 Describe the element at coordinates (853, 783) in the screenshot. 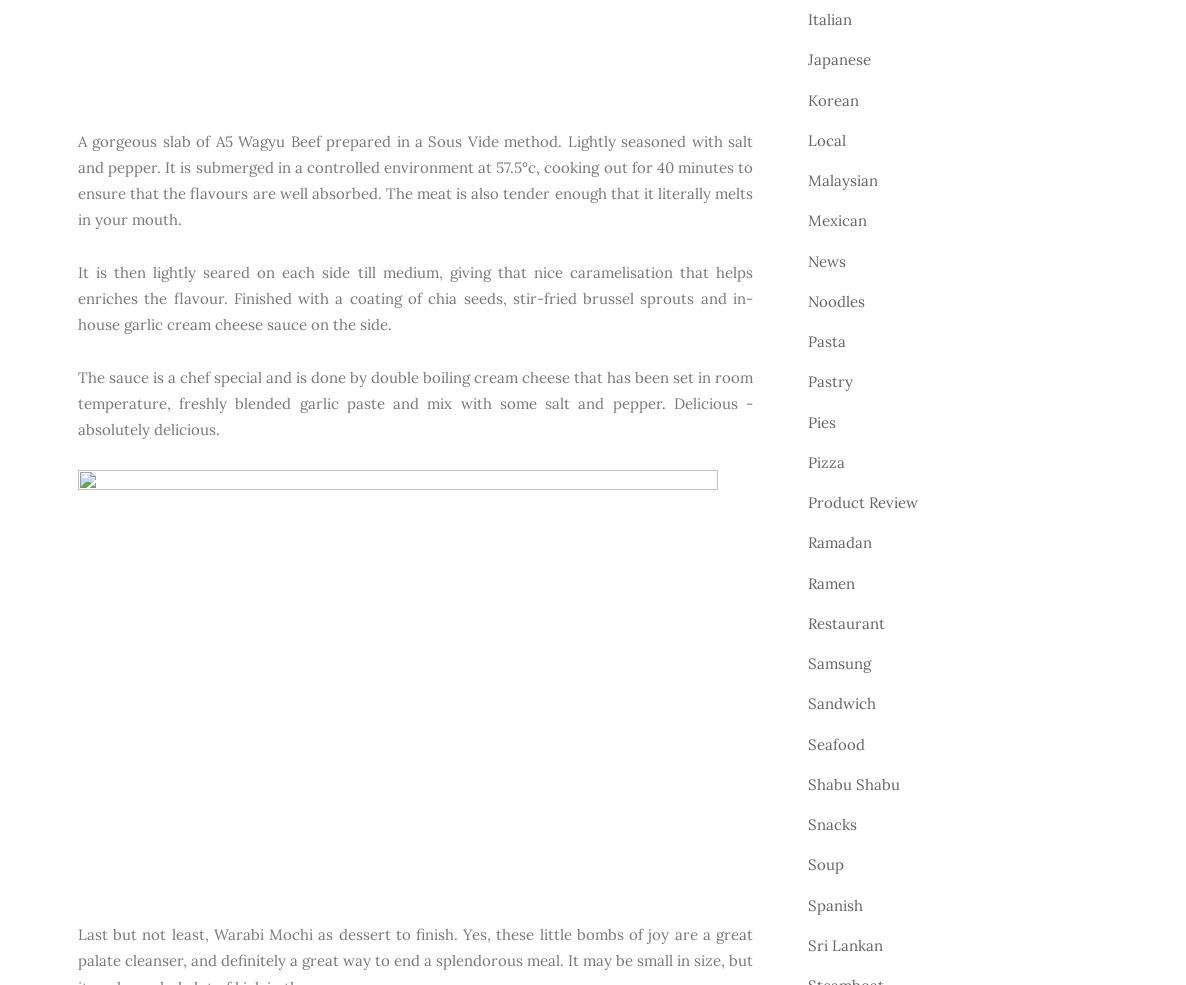

I see `'Shabu Shabu'` at that location.